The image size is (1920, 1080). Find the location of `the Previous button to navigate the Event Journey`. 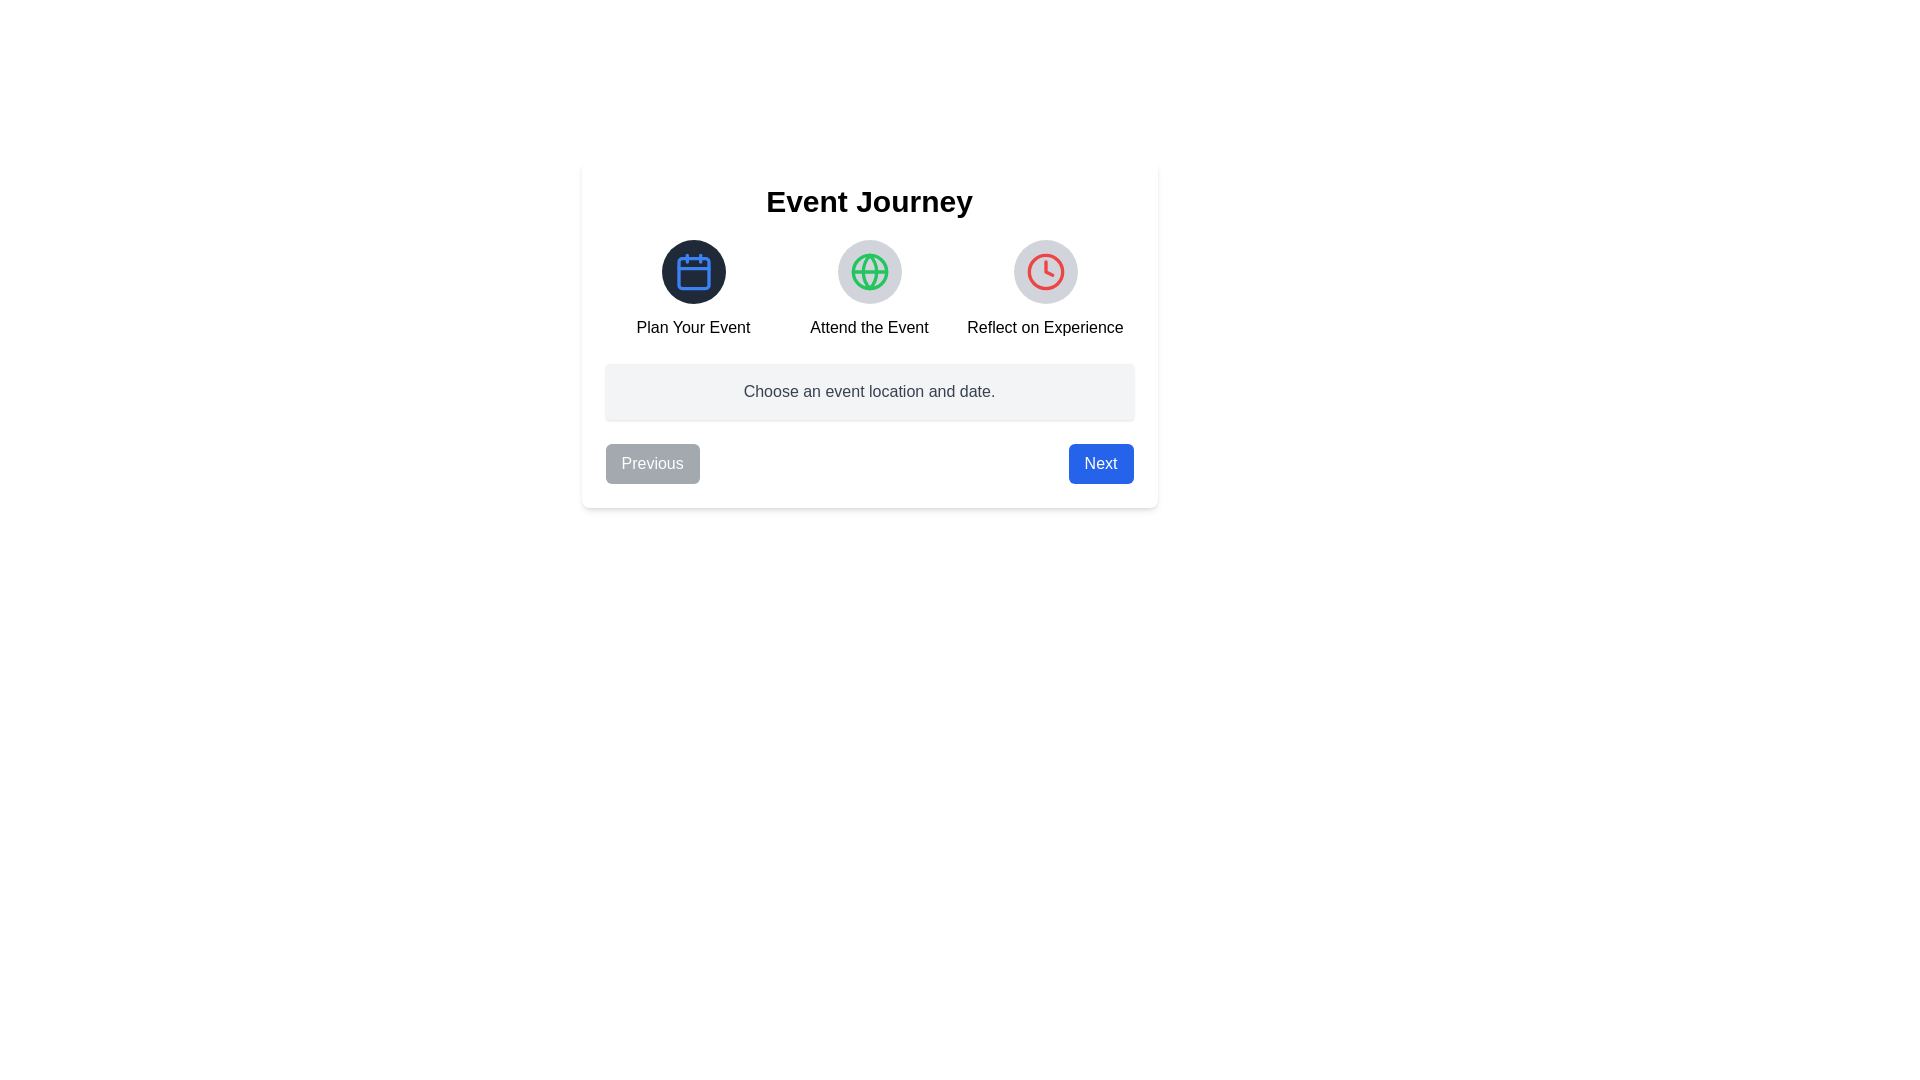

the Previous button to navigate the Event Journey is located at coordinates (652, 463).